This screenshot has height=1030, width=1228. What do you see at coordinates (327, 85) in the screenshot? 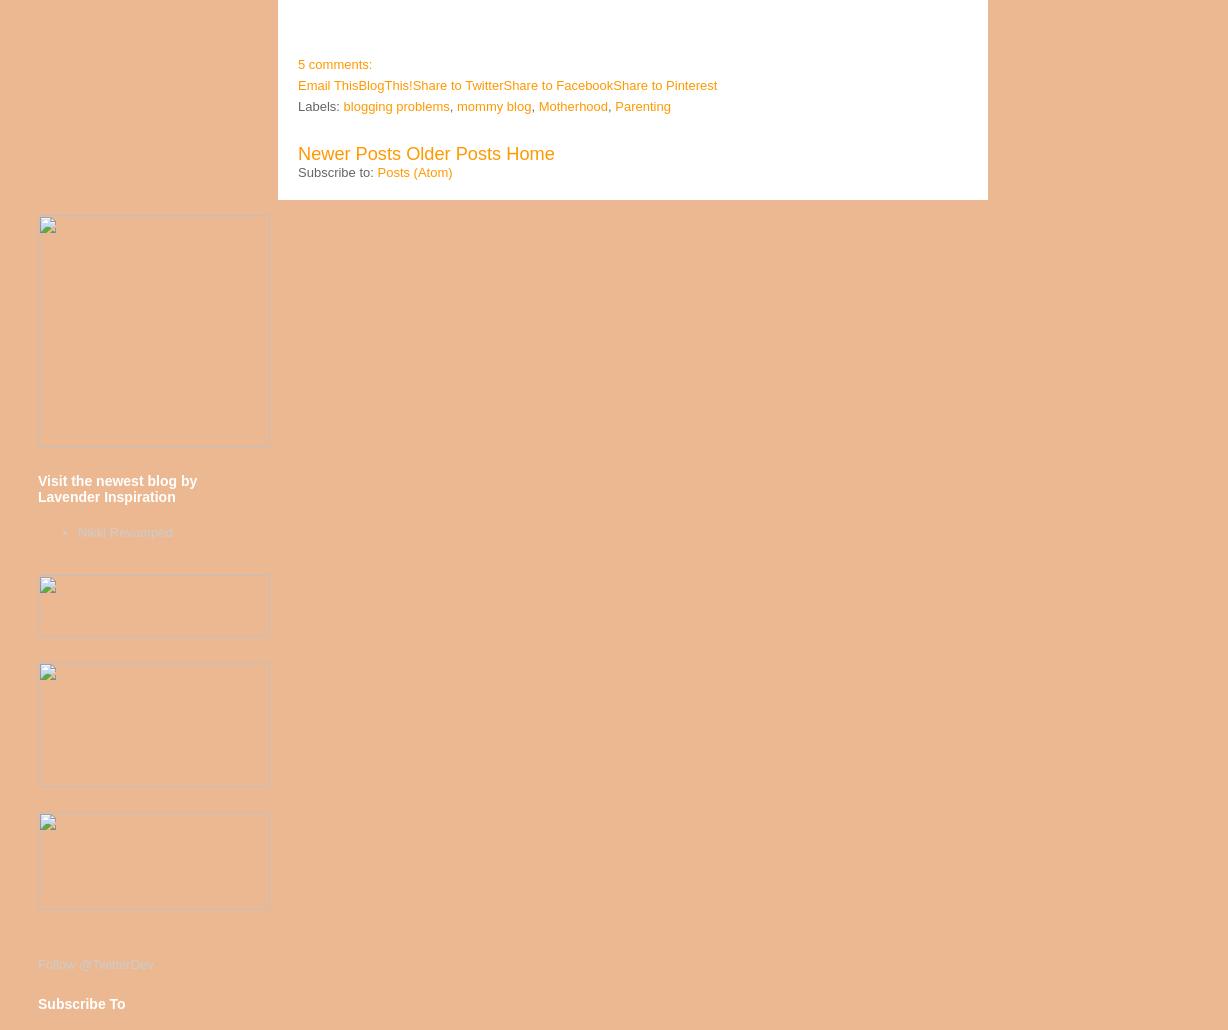
I see `'Email This'` at bounding box center [327, 85].